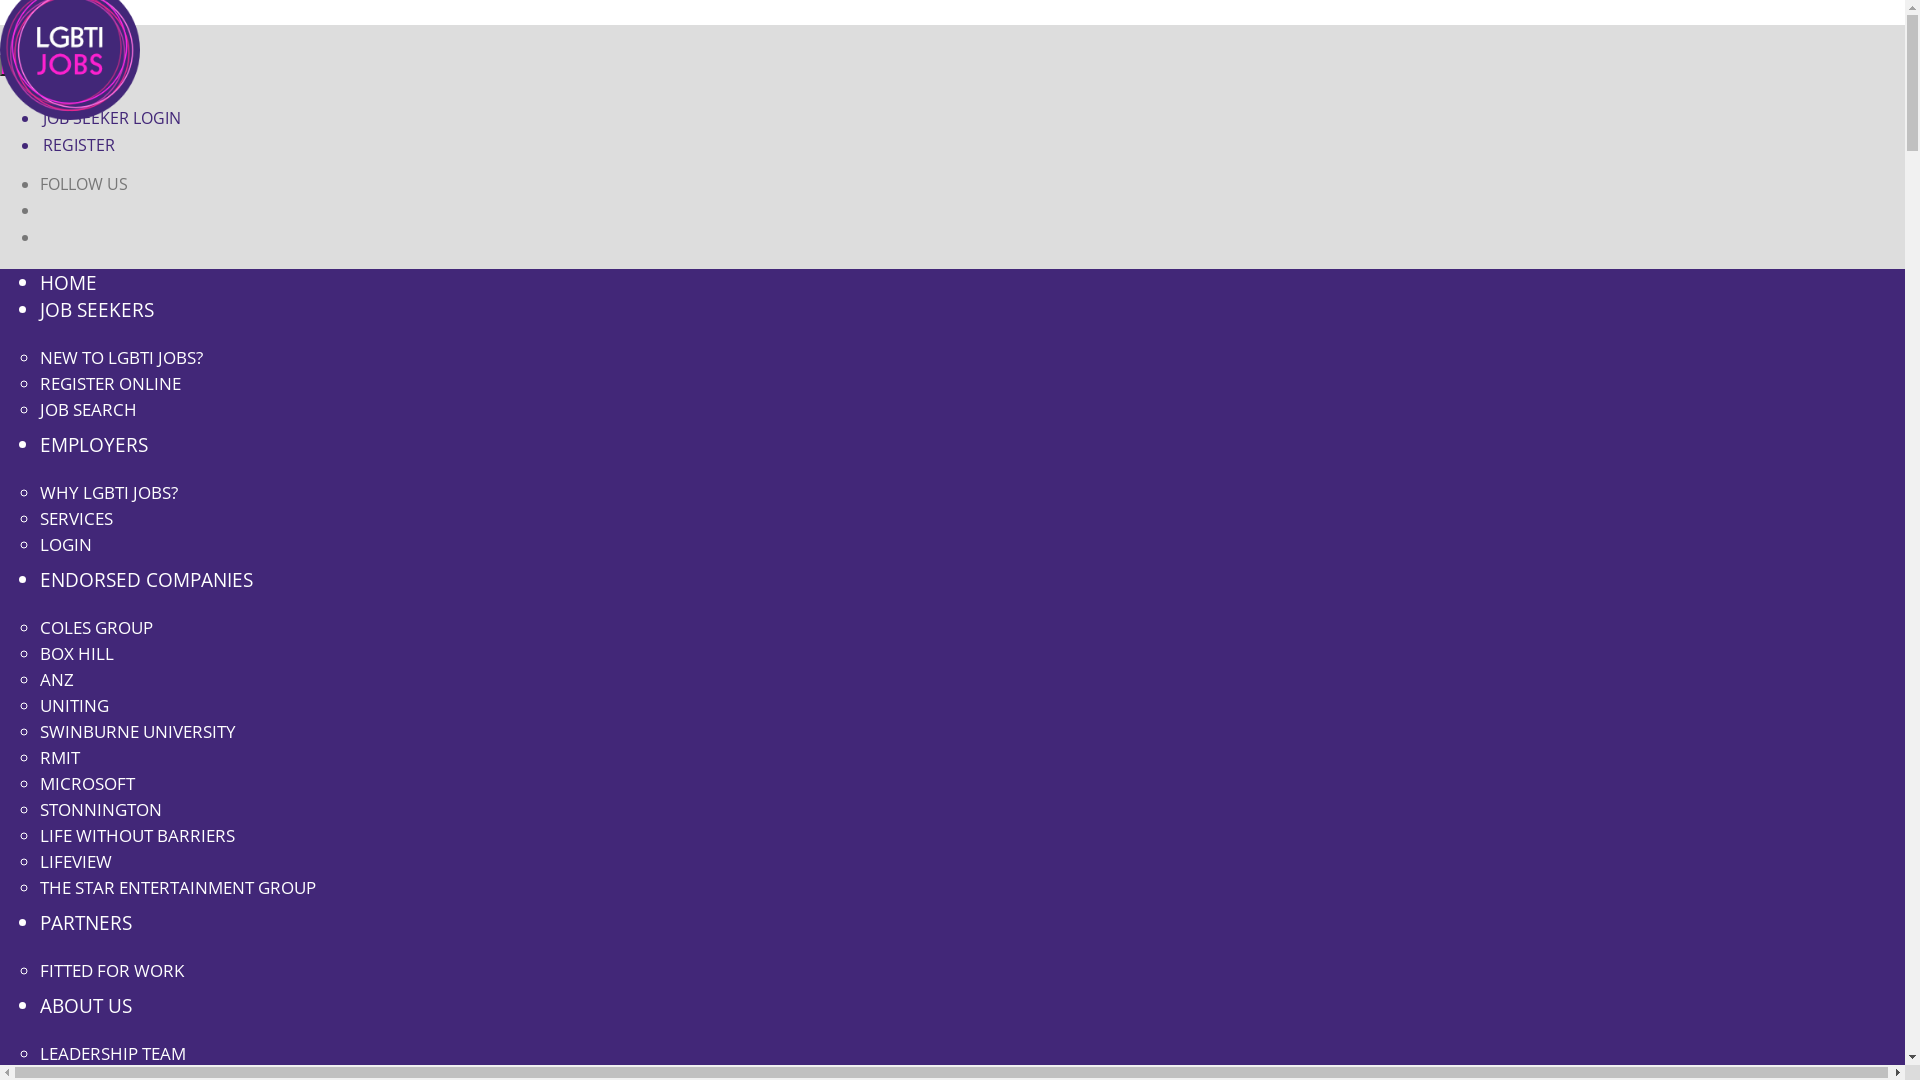 This screenshot has width=1920, height=1080. Describe the element at coordinates (137, 731) in the screenshot. I see `'SWINBURNE UNIVERSITY'` at that location.